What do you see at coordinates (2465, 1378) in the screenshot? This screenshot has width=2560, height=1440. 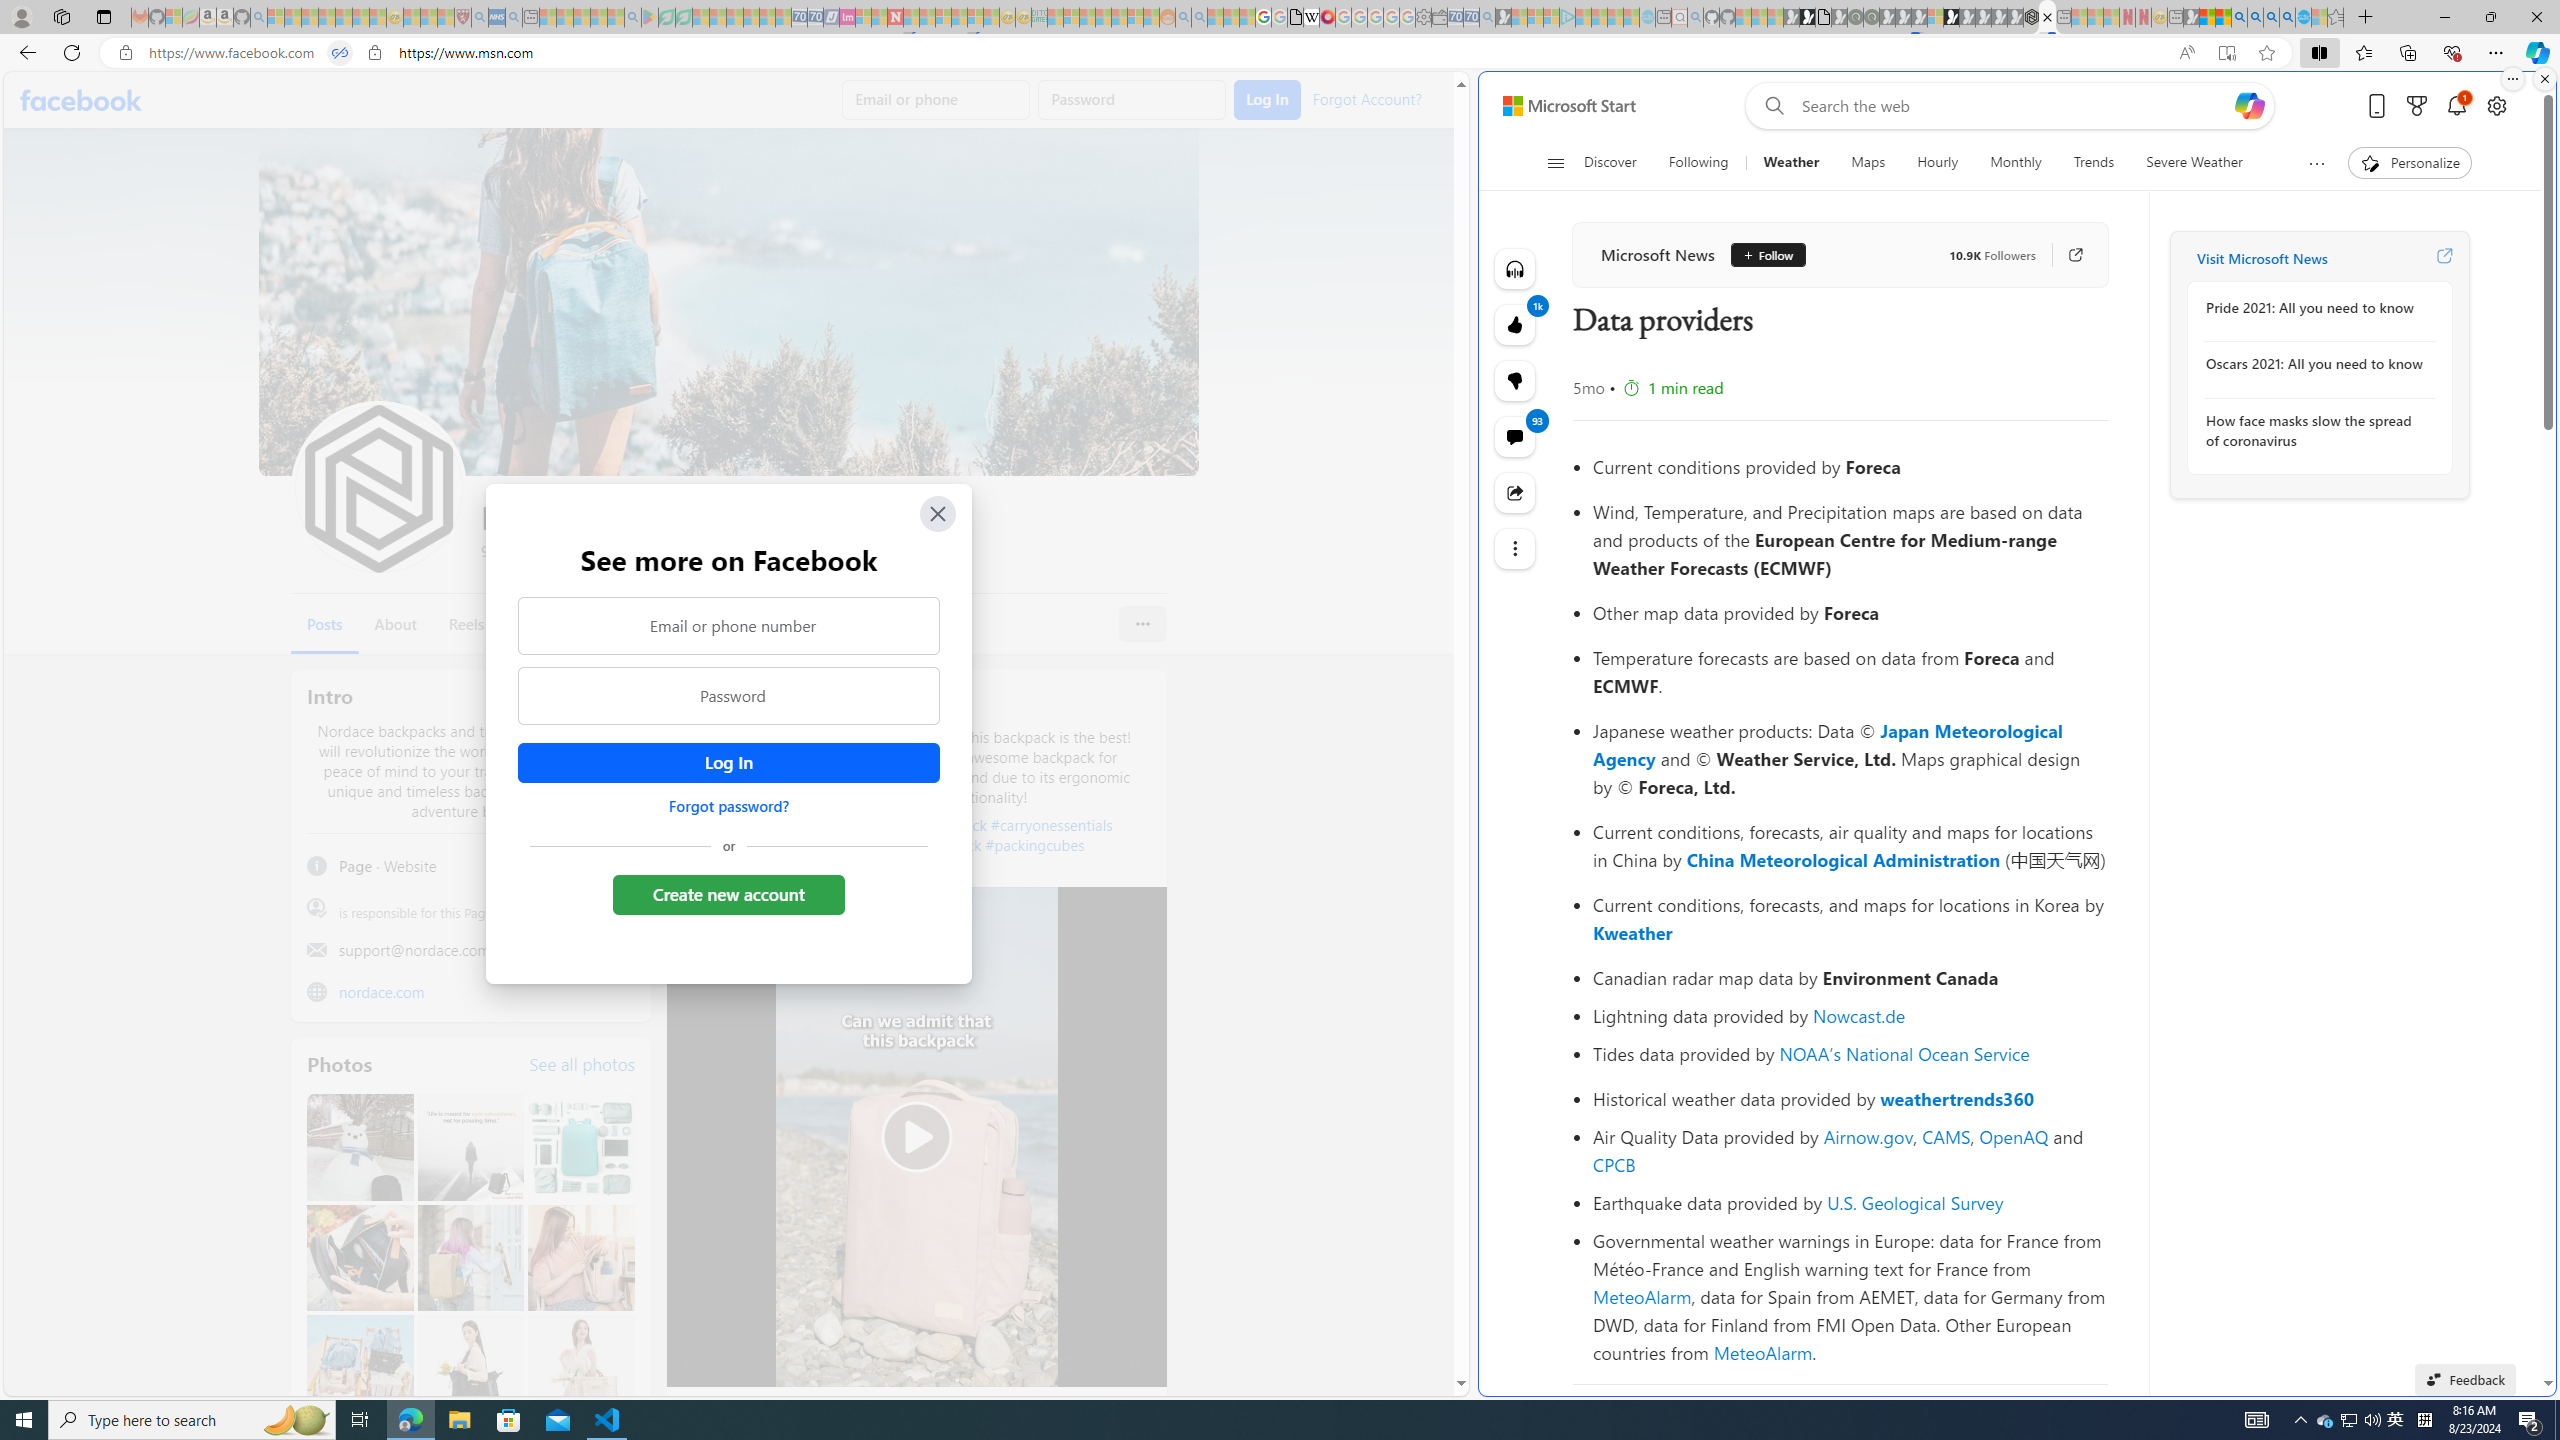 I see `'Feedback'` at bounding box center [2465, 1378].